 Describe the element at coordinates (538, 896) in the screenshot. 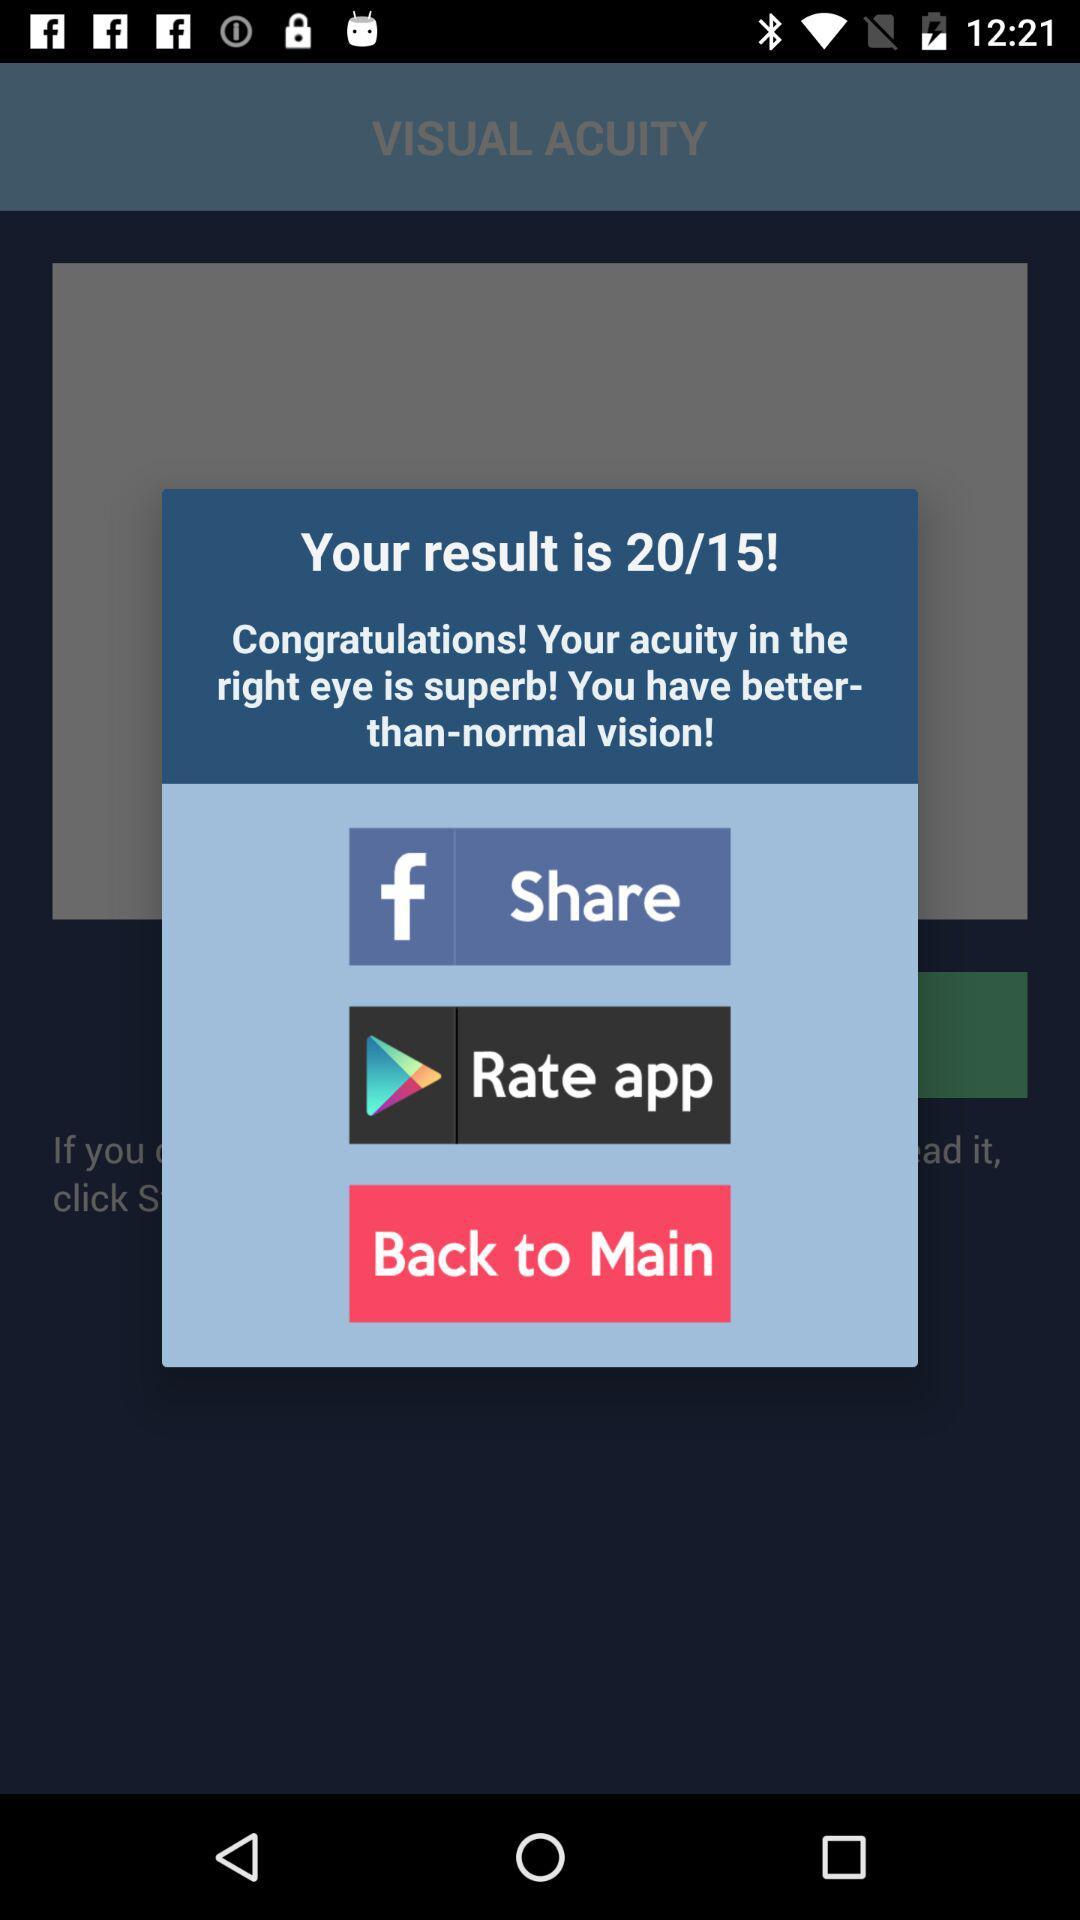

I see `share on facebook` at that location.